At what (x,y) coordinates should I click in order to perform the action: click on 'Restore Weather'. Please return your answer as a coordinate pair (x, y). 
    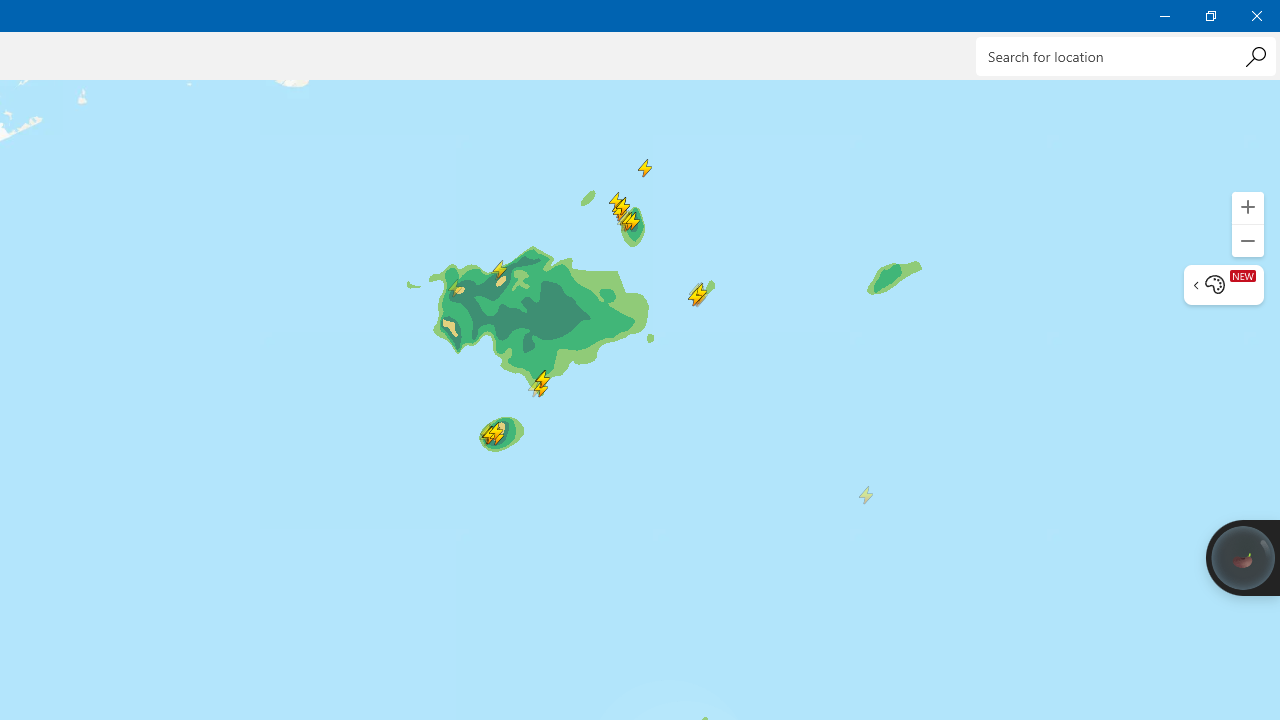
    Looking at the image, I should click on (1209, 15).